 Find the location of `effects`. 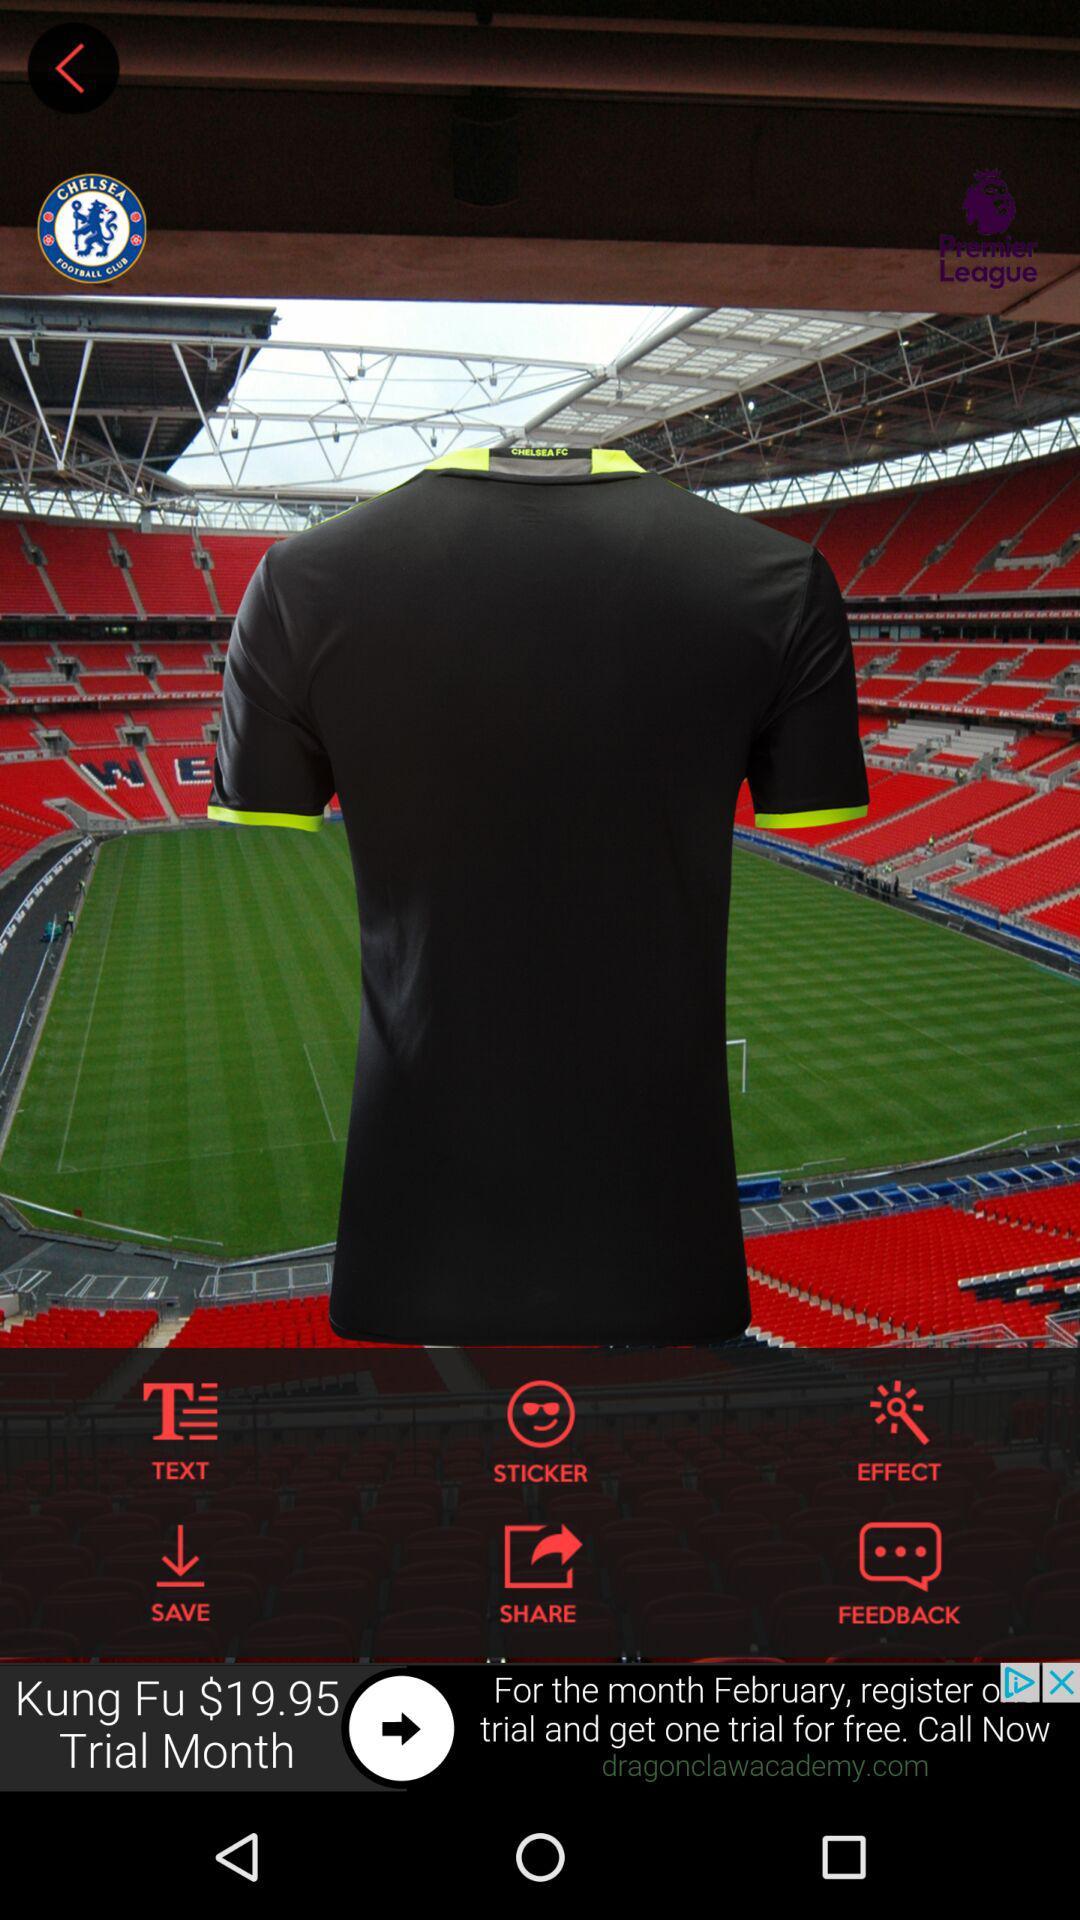

effects is located at coordinates (898, 1430).